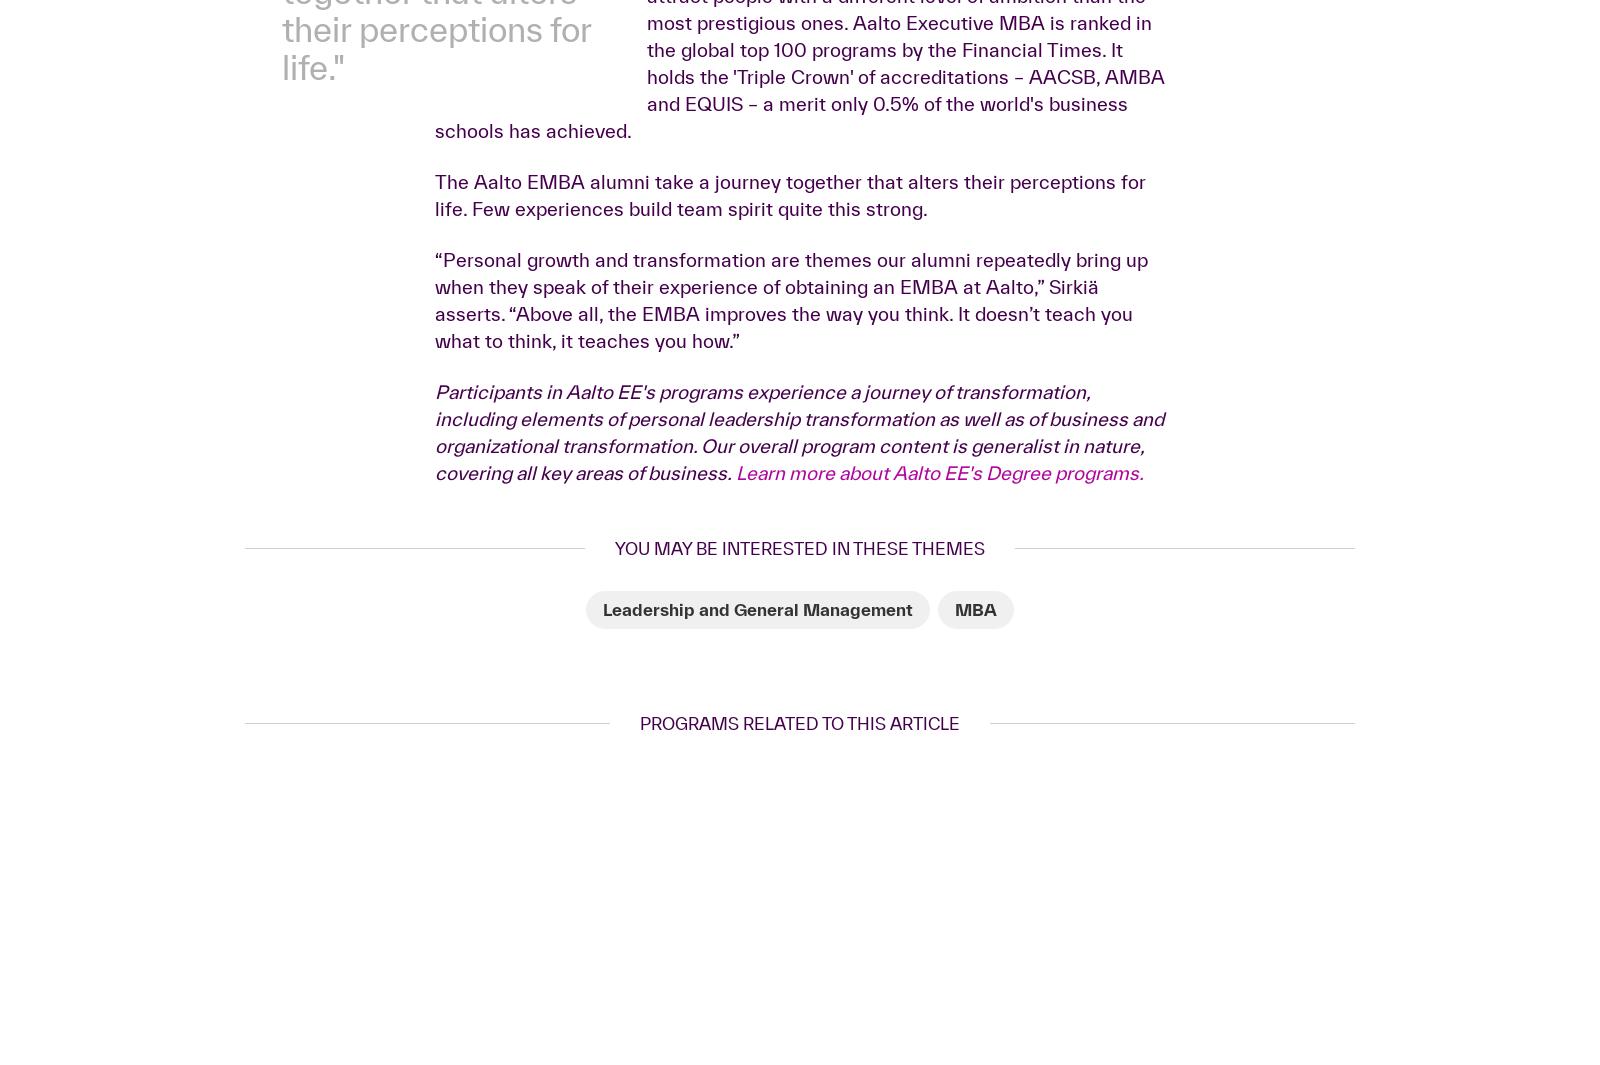 The height and width of the screenshot is (1065, 1600). What do you see at coordinates (975, 924) in the screenshot?
I see `'MBA'` at bounding box center [975, 924].